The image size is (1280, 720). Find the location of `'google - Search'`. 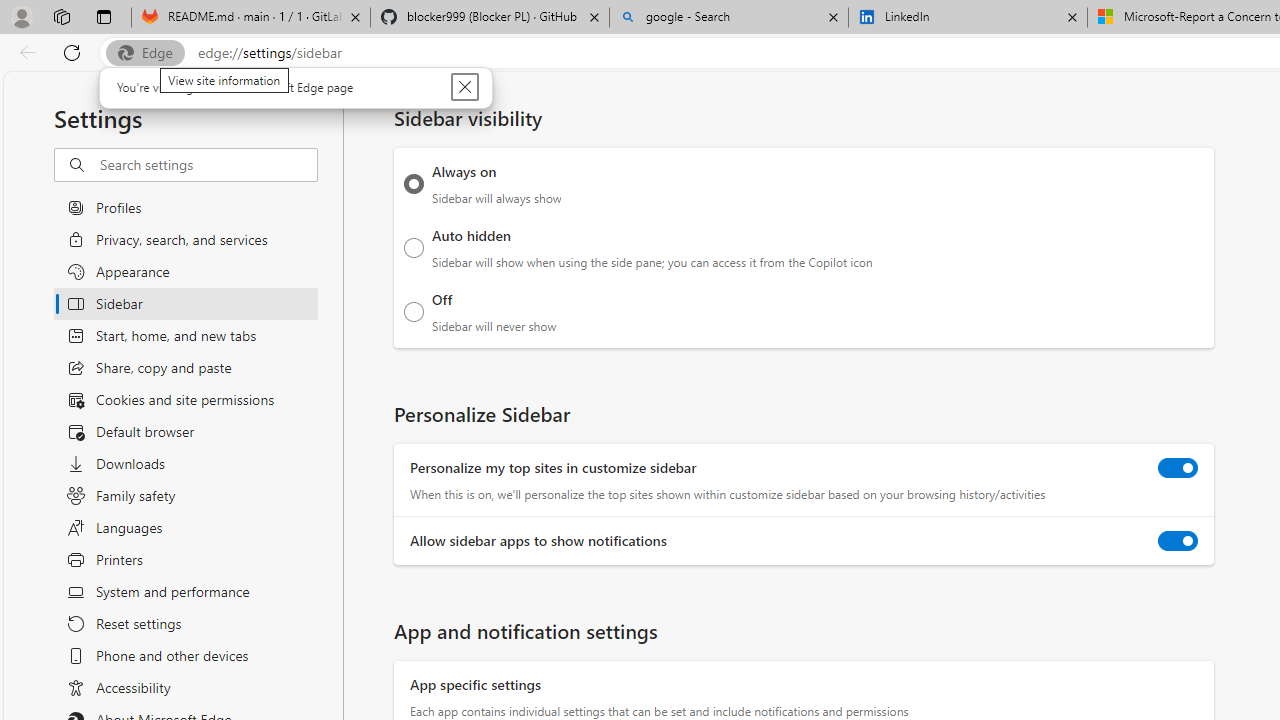

'google - Search' is located at coordinates (728, 17).